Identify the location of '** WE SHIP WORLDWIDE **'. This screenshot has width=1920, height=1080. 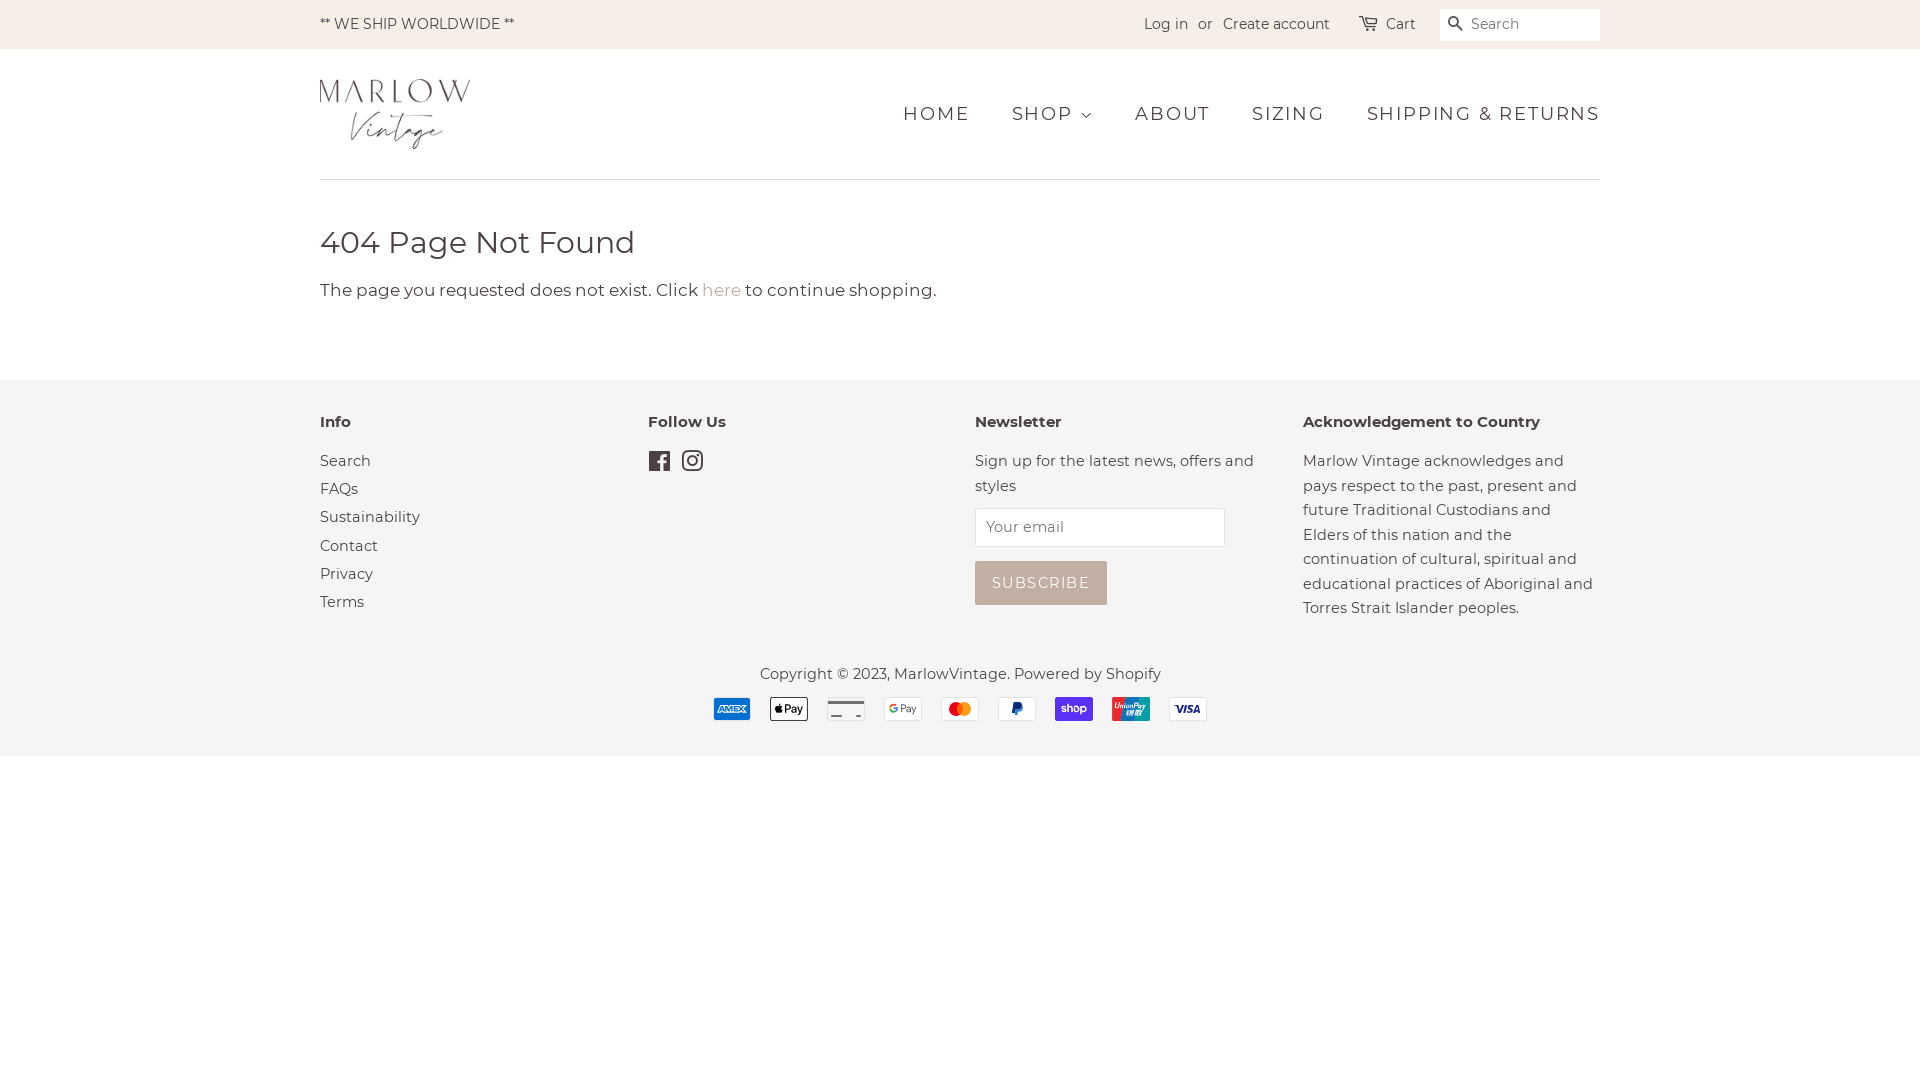
(416, 23).